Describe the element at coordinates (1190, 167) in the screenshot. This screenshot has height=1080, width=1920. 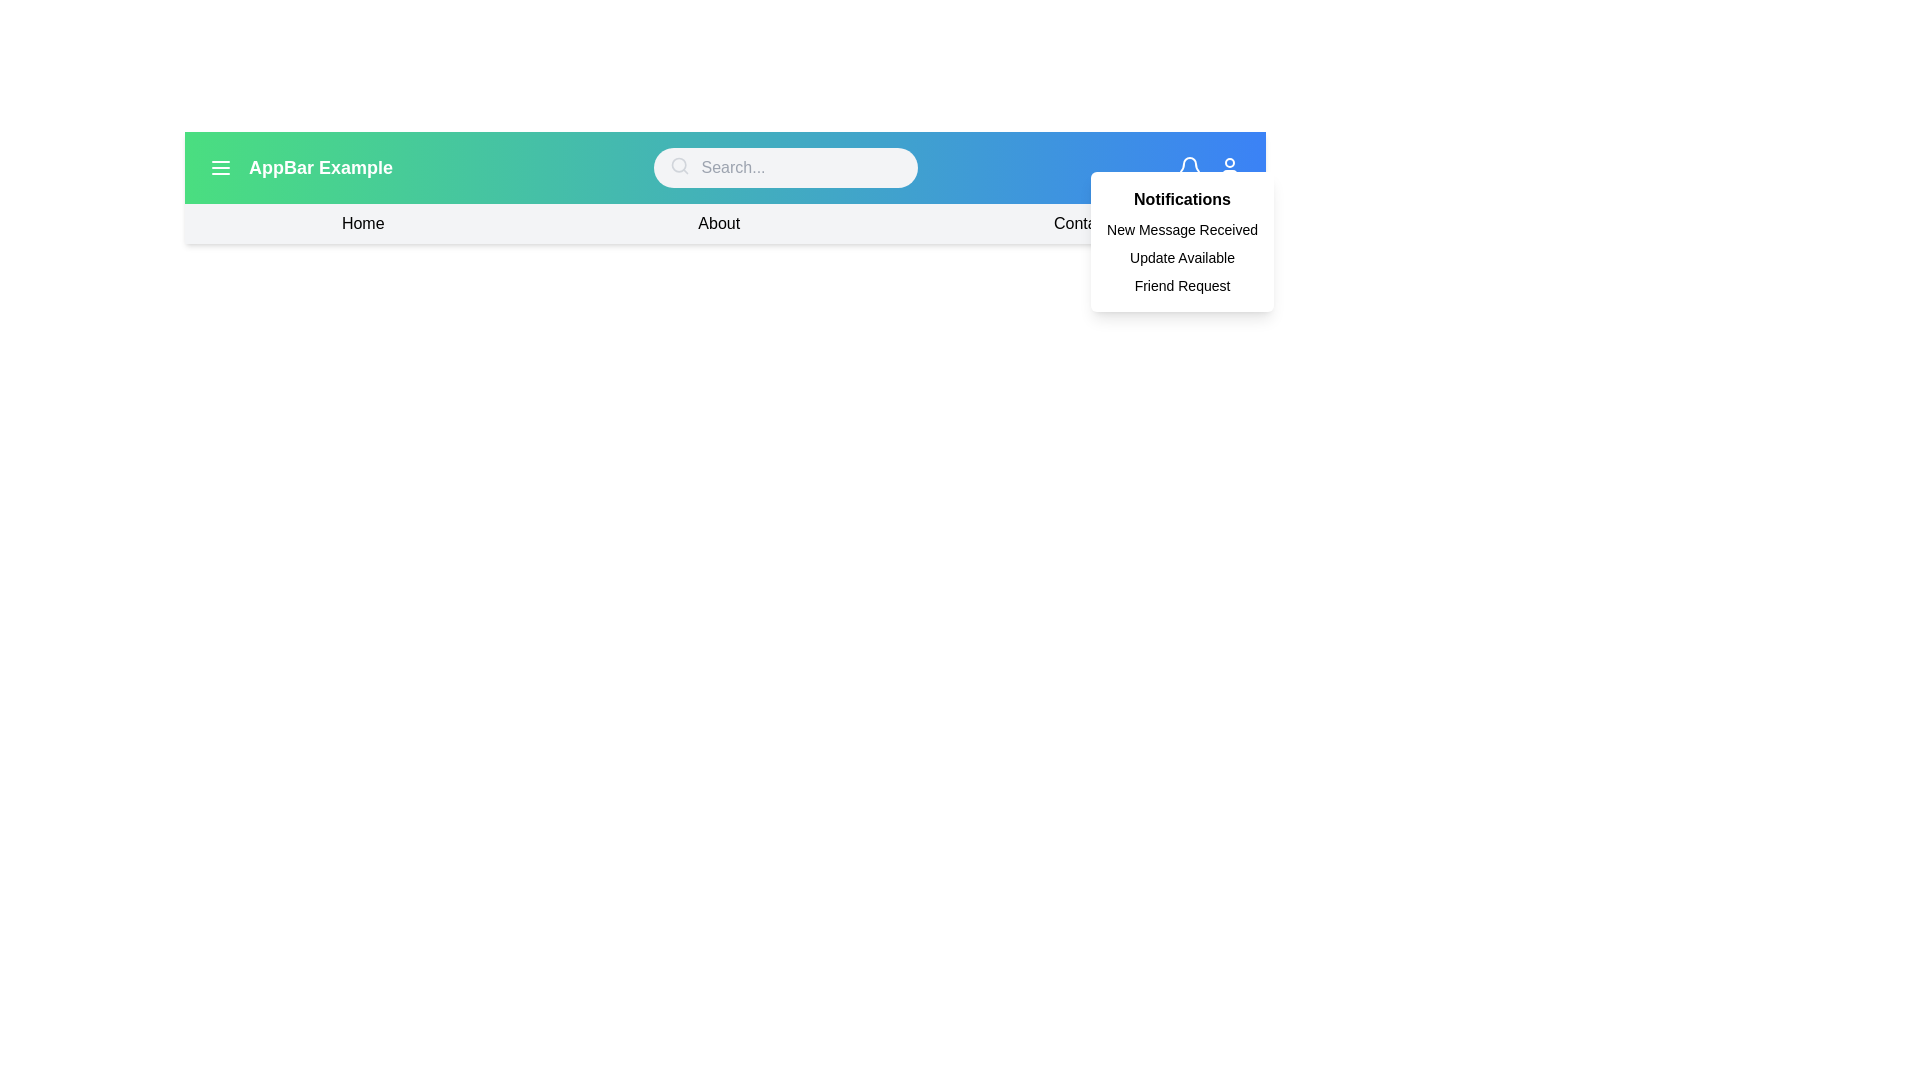
I see `the bell icon to toggle the notifications dropdown` at that location.